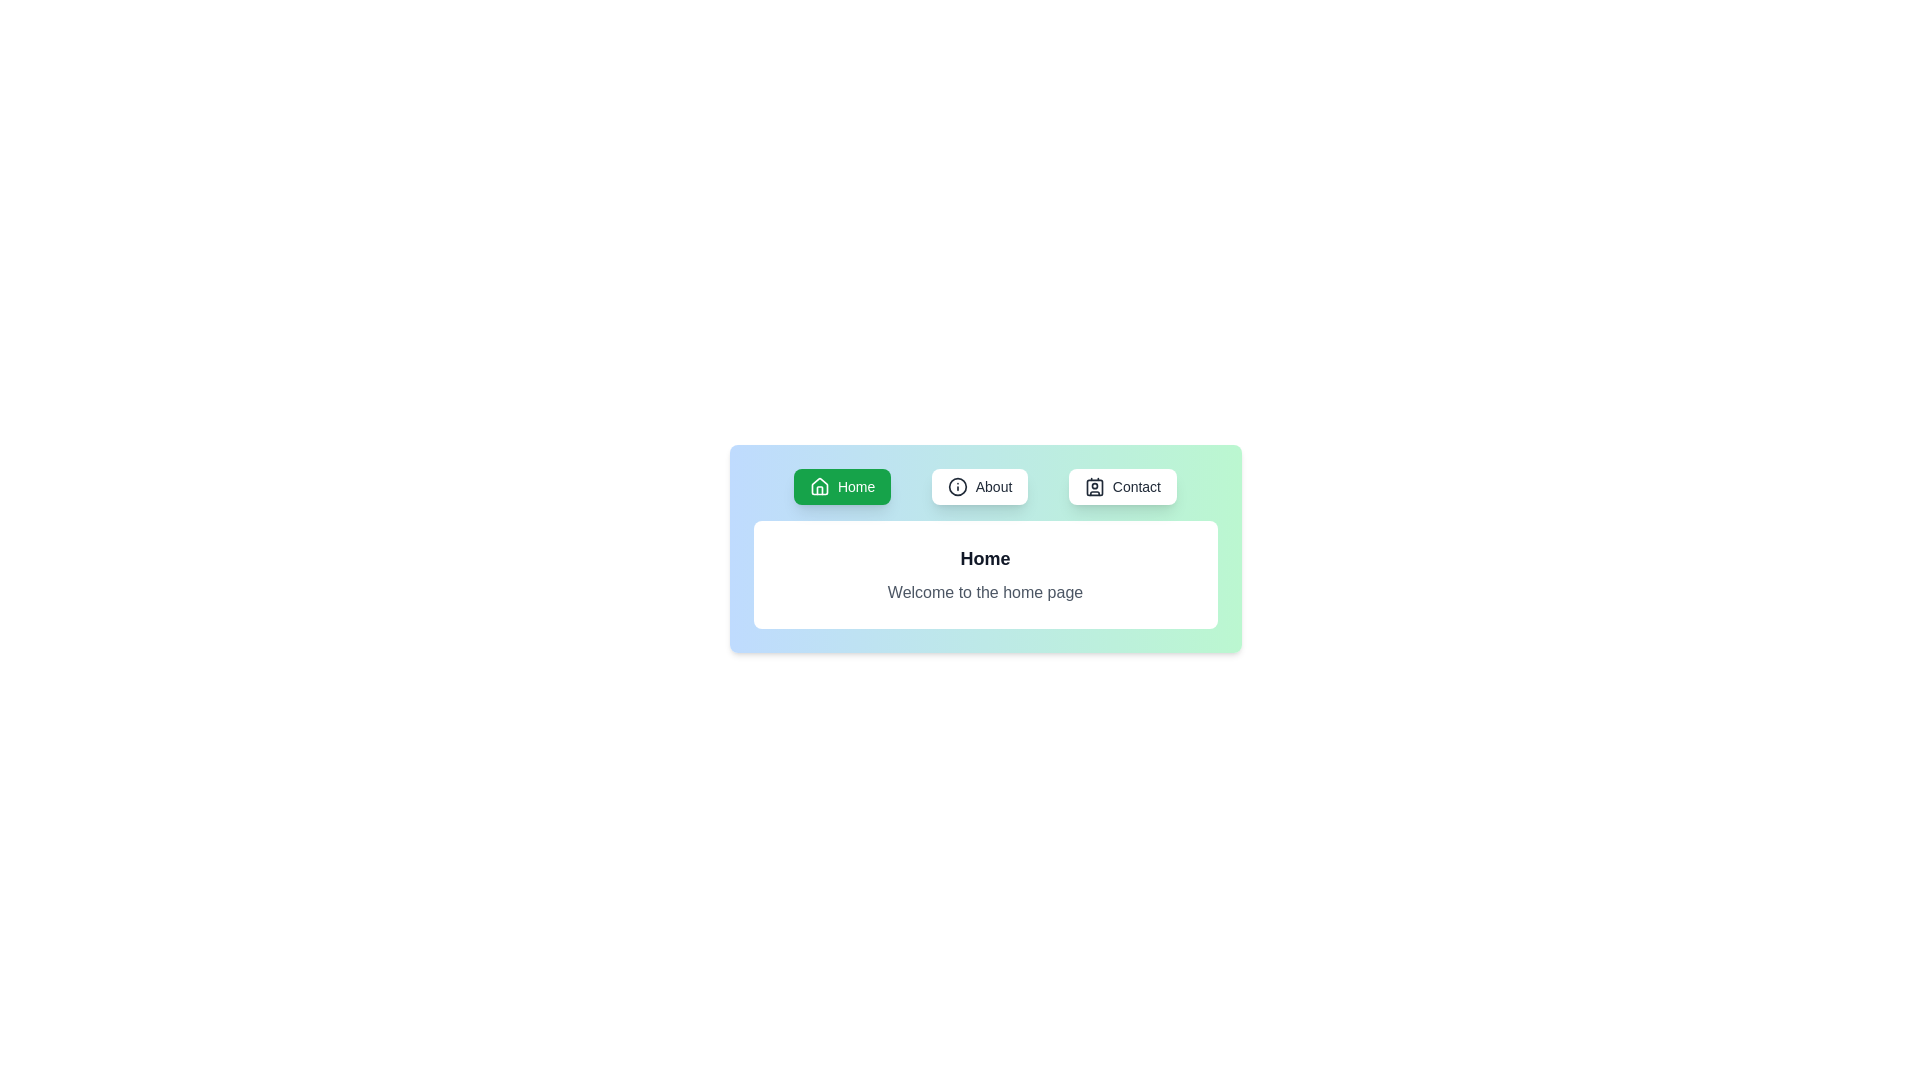 The width and height of the screenshot is (1920, 1080). Describe the element at coordinates (842, 486) in the screenshot. I see `the Home tab to switch to it` at that location.